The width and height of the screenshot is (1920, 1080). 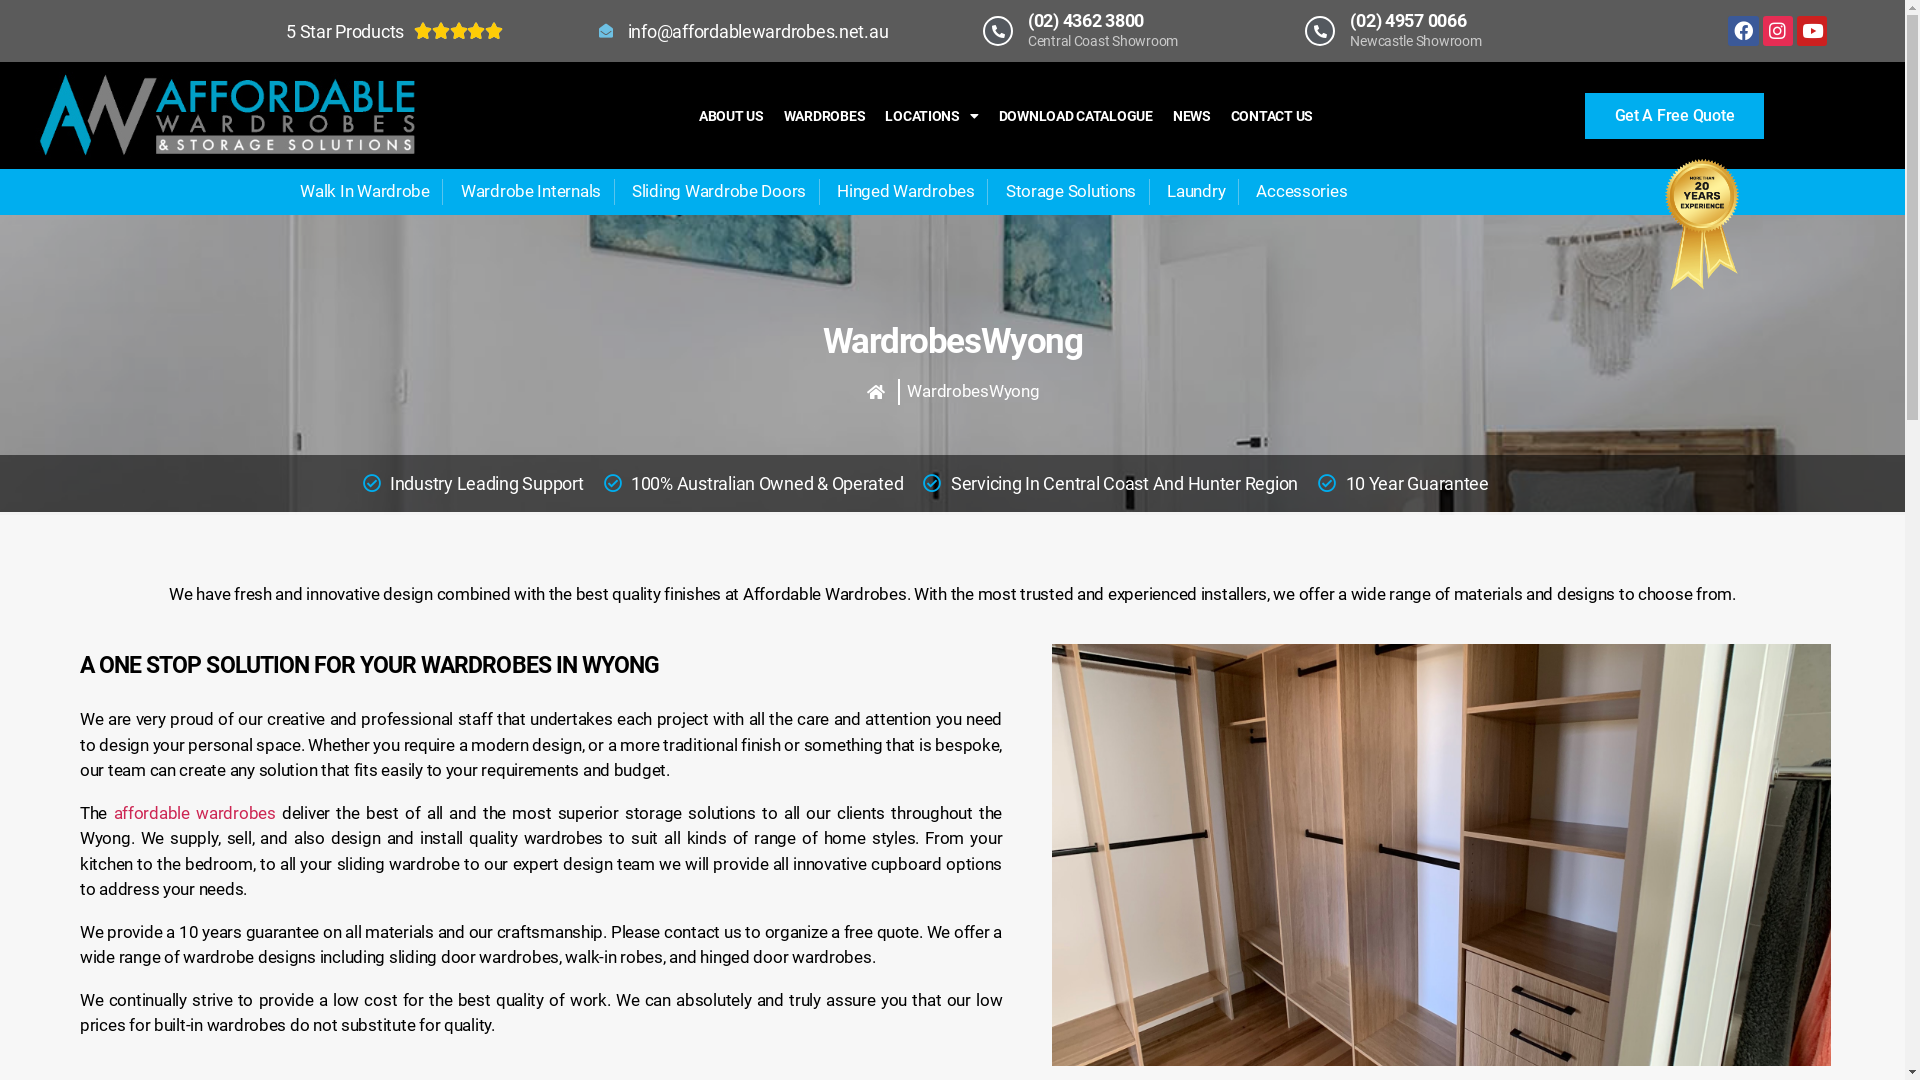 What do you see at coordinates (1299, 192) in the screenshot?
I see `'Accessories'` at bounding box center [1299, 192].